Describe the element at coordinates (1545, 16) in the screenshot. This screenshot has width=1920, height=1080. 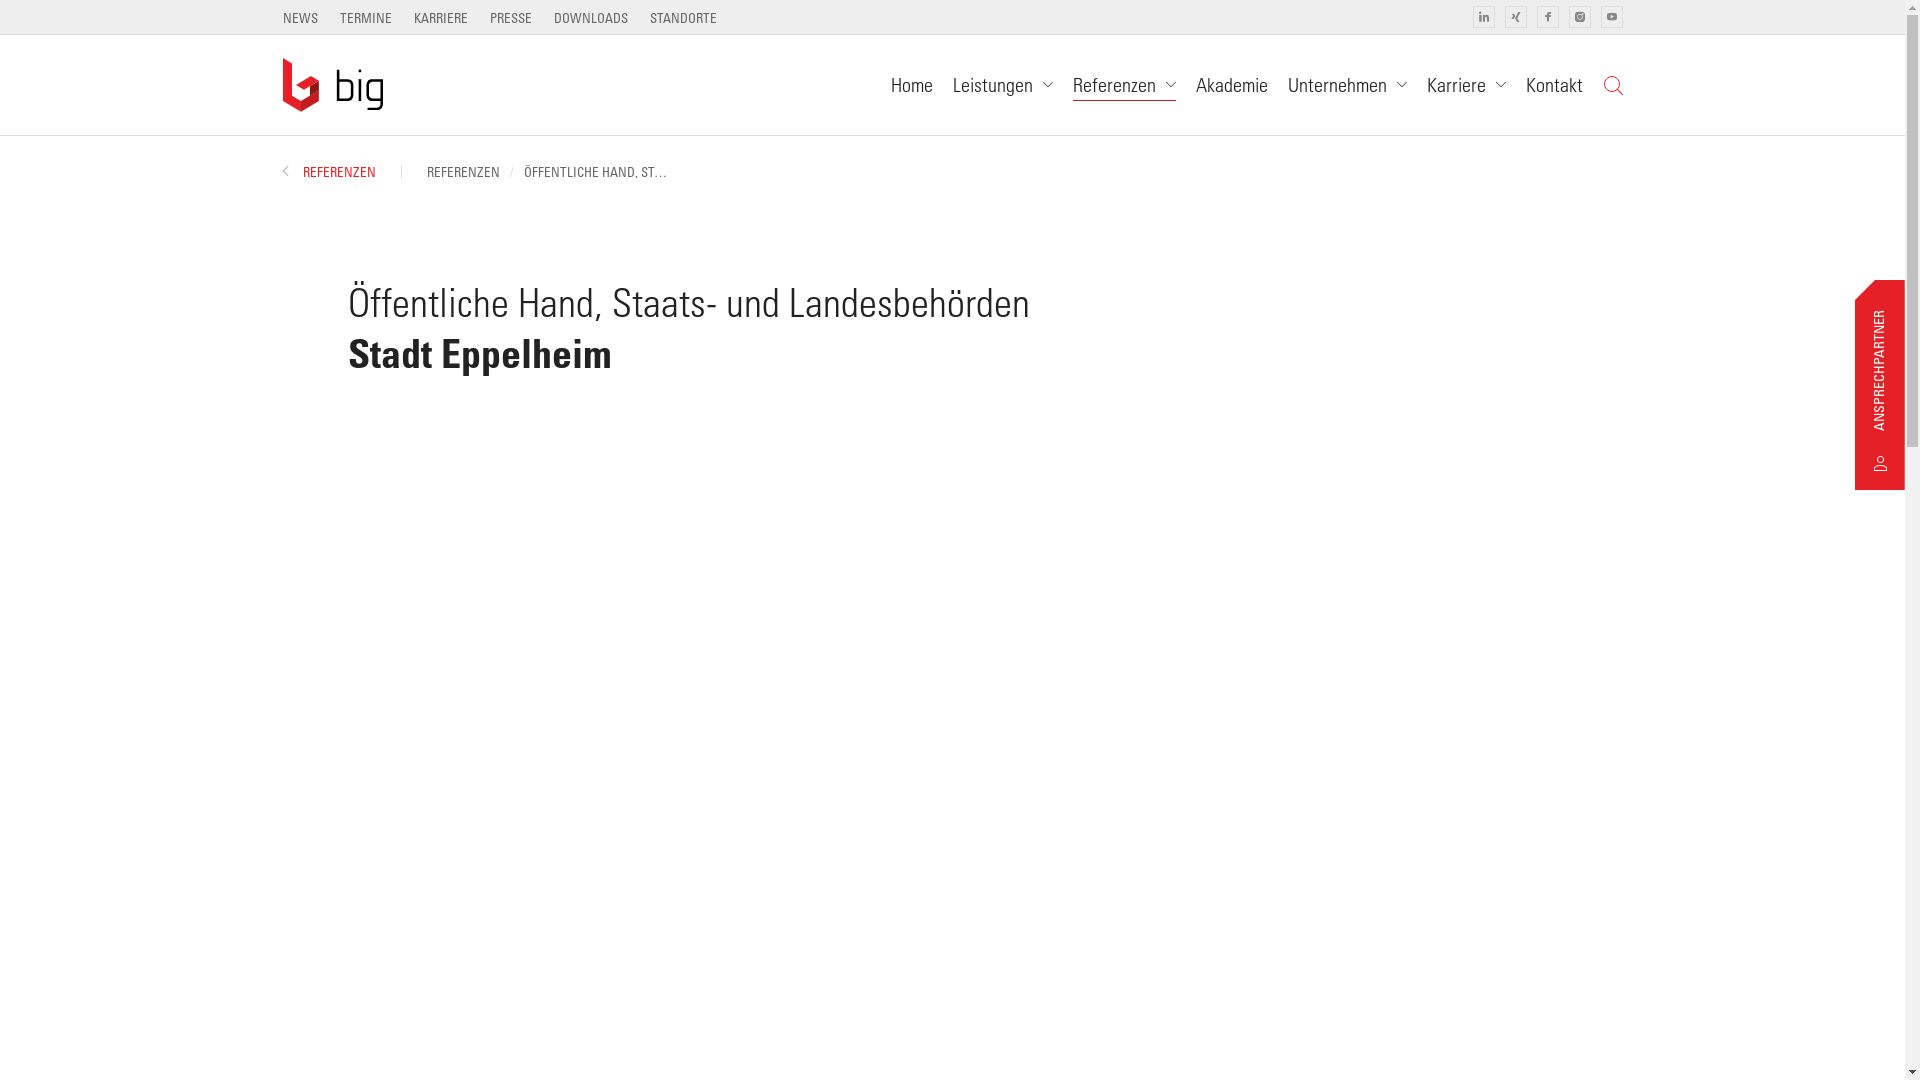
I see `'Facebook'` at that location.